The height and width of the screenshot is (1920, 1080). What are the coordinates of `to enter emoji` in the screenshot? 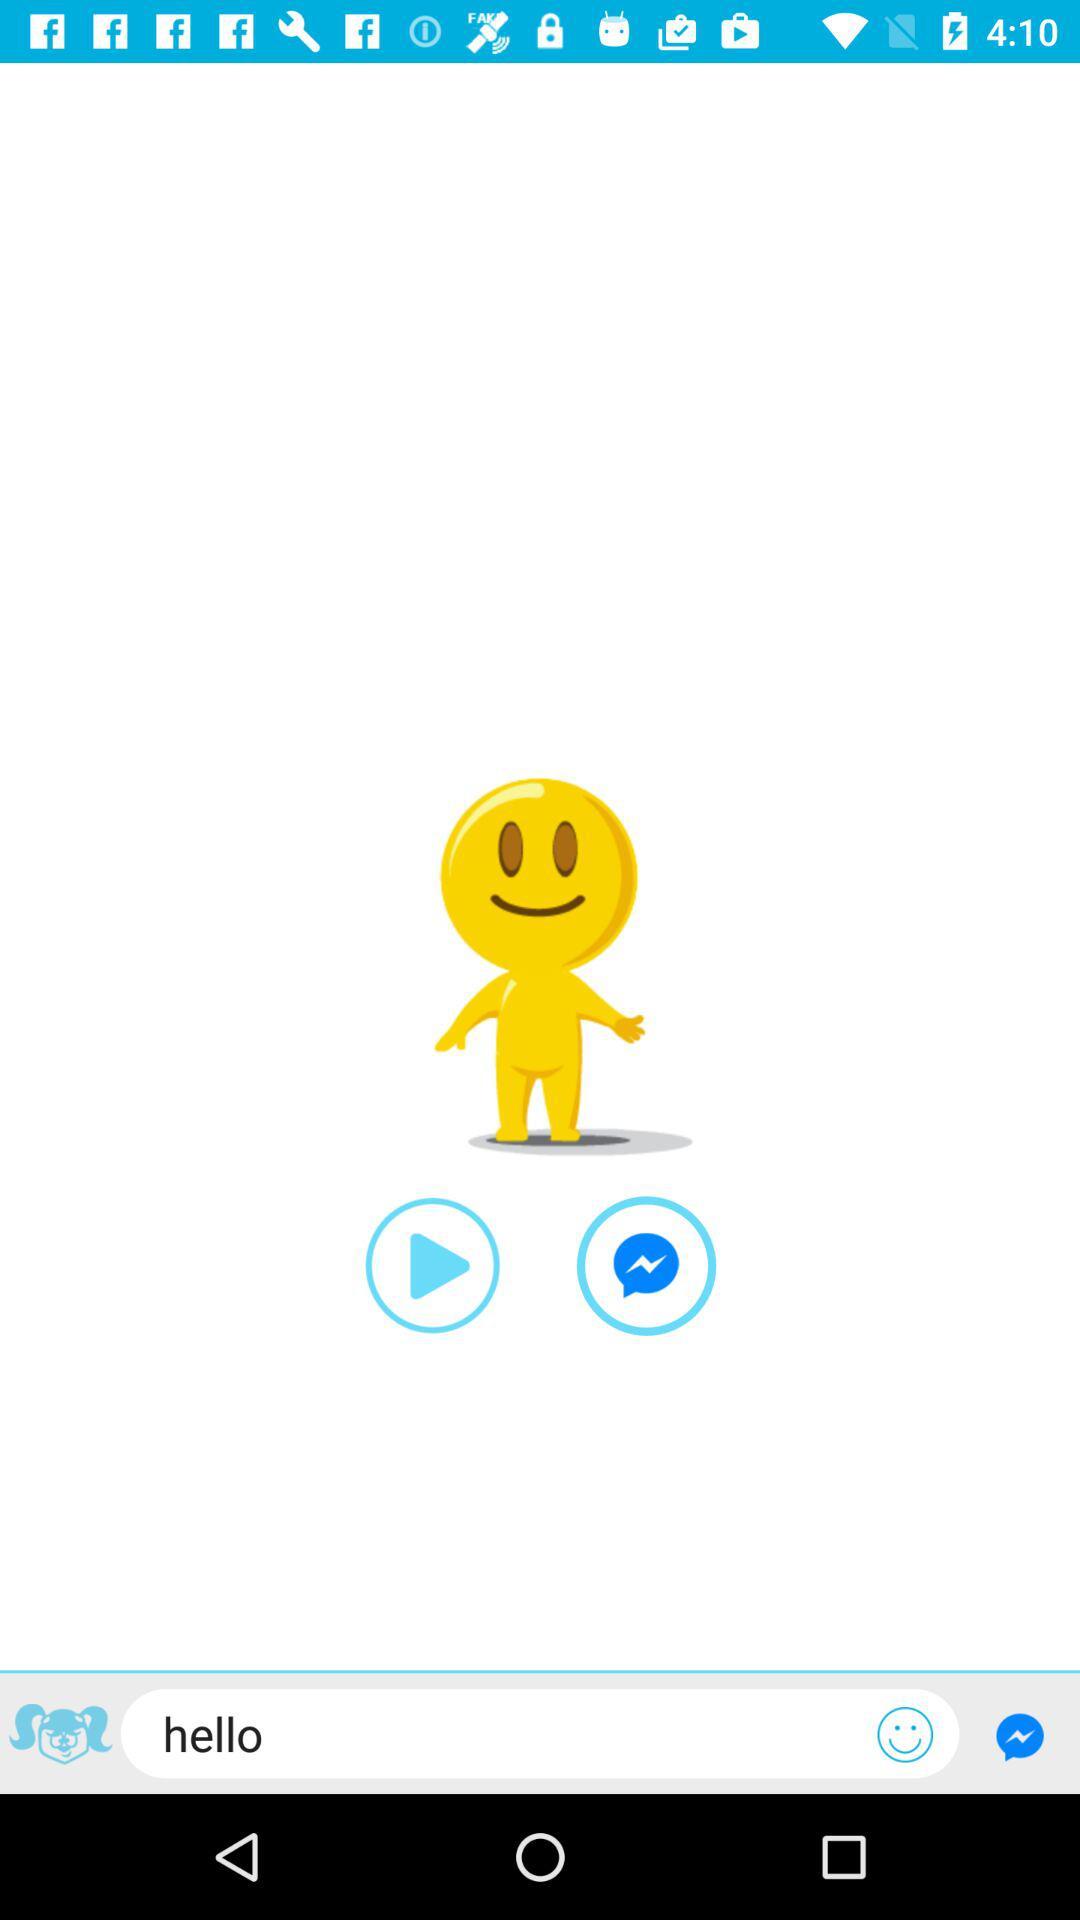 It's located at (905, 1733).